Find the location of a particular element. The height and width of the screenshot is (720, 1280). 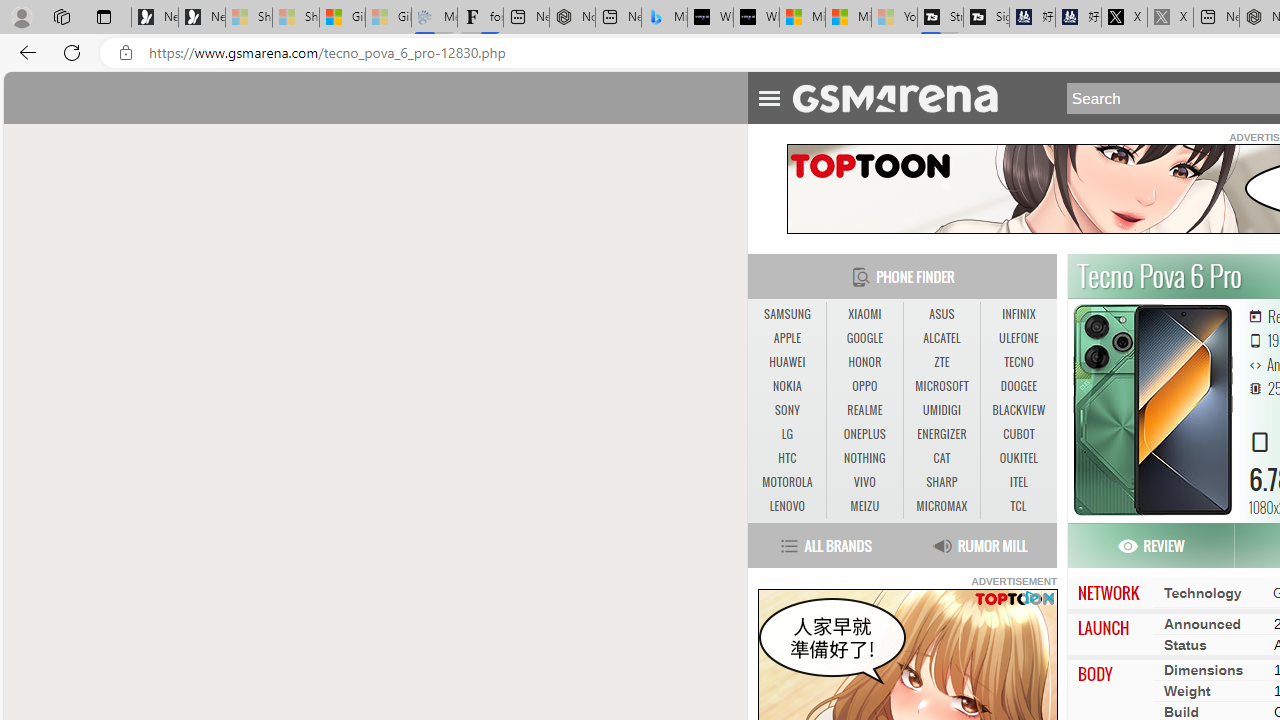

'Dimensions' is located at coordinates (1202, 669).